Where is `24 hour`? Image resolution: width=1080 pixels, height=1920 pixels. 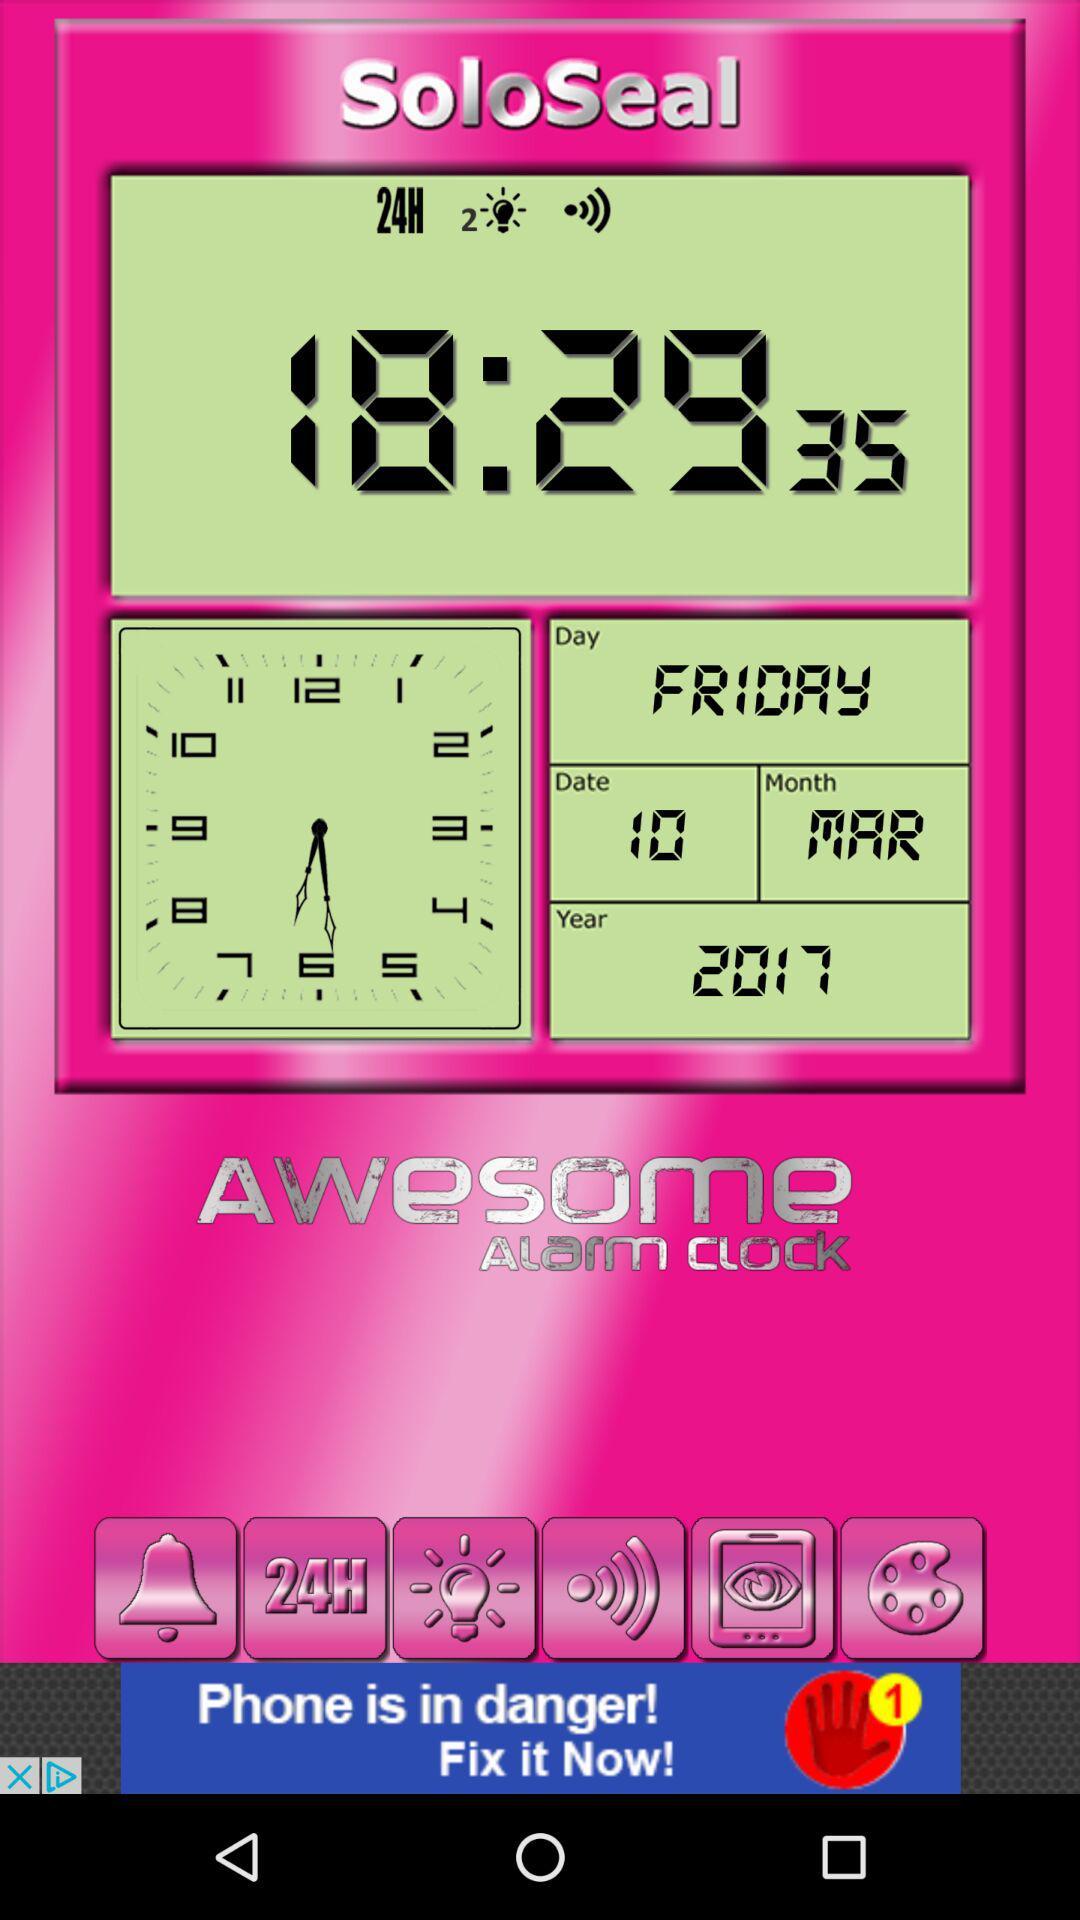
24 hour is located at coordinates (315, 1587).